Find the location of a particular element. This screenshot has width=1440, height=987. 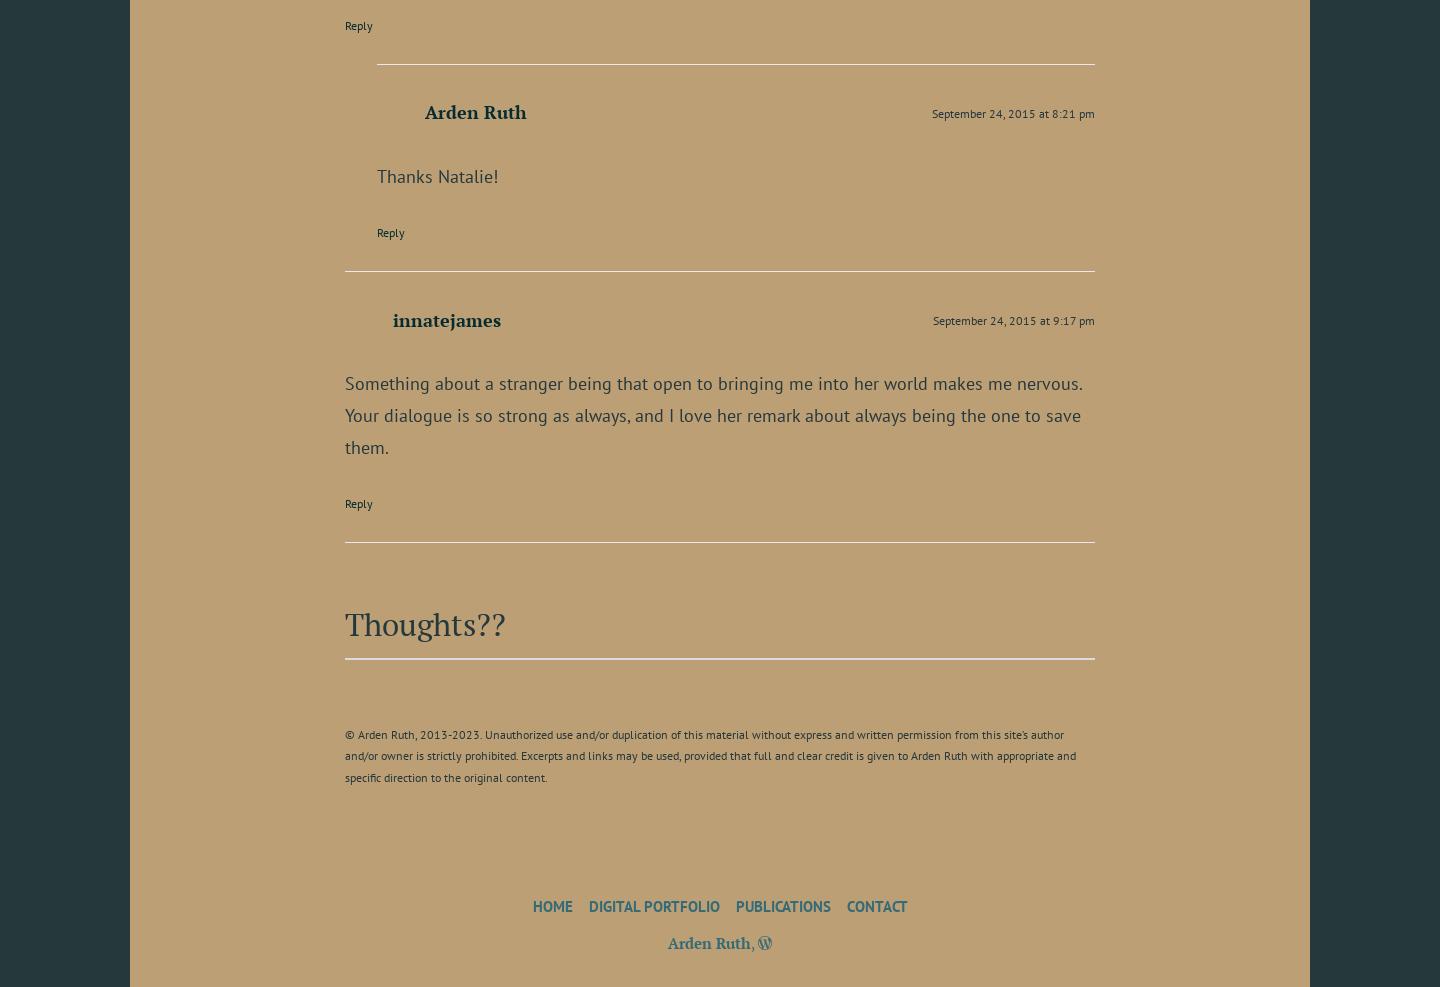

'Something about a stranger being that open to bringing me into her world makes me nervous. Your dialogue is so strong as always, and I love her remark about always being the one to save them.' is located at coordinates (713, 414).